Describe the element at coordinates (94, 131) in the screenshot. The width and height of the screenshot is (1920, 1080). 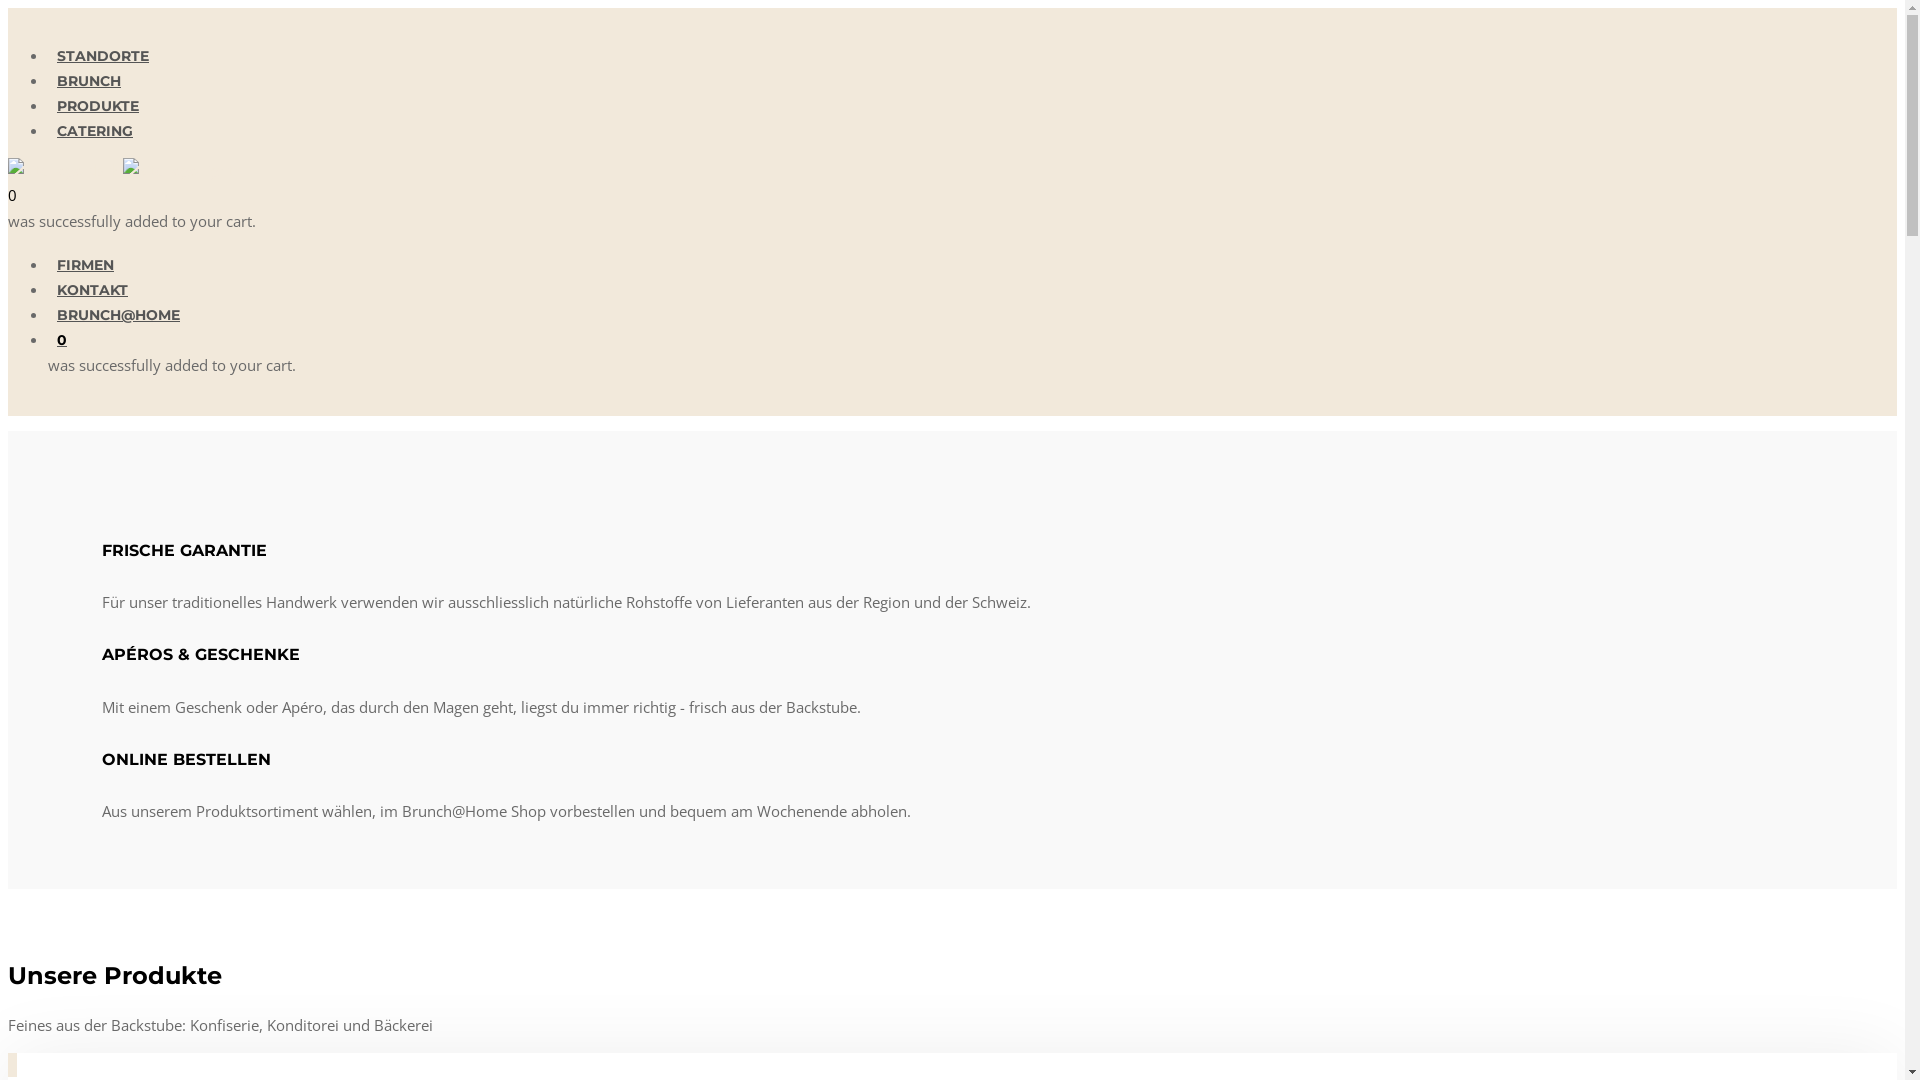
I see `'CATERING'` at that location.